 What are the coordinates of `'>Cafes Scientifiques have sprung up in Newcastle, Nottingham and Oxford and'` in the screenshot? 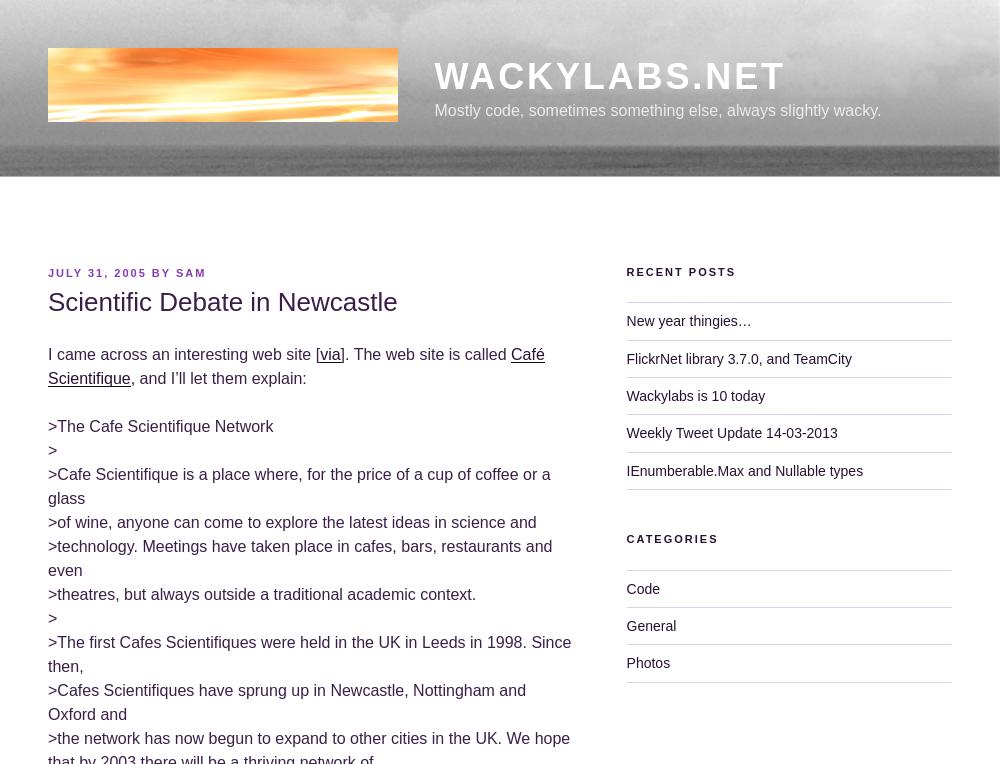 It's located at (287, 700).